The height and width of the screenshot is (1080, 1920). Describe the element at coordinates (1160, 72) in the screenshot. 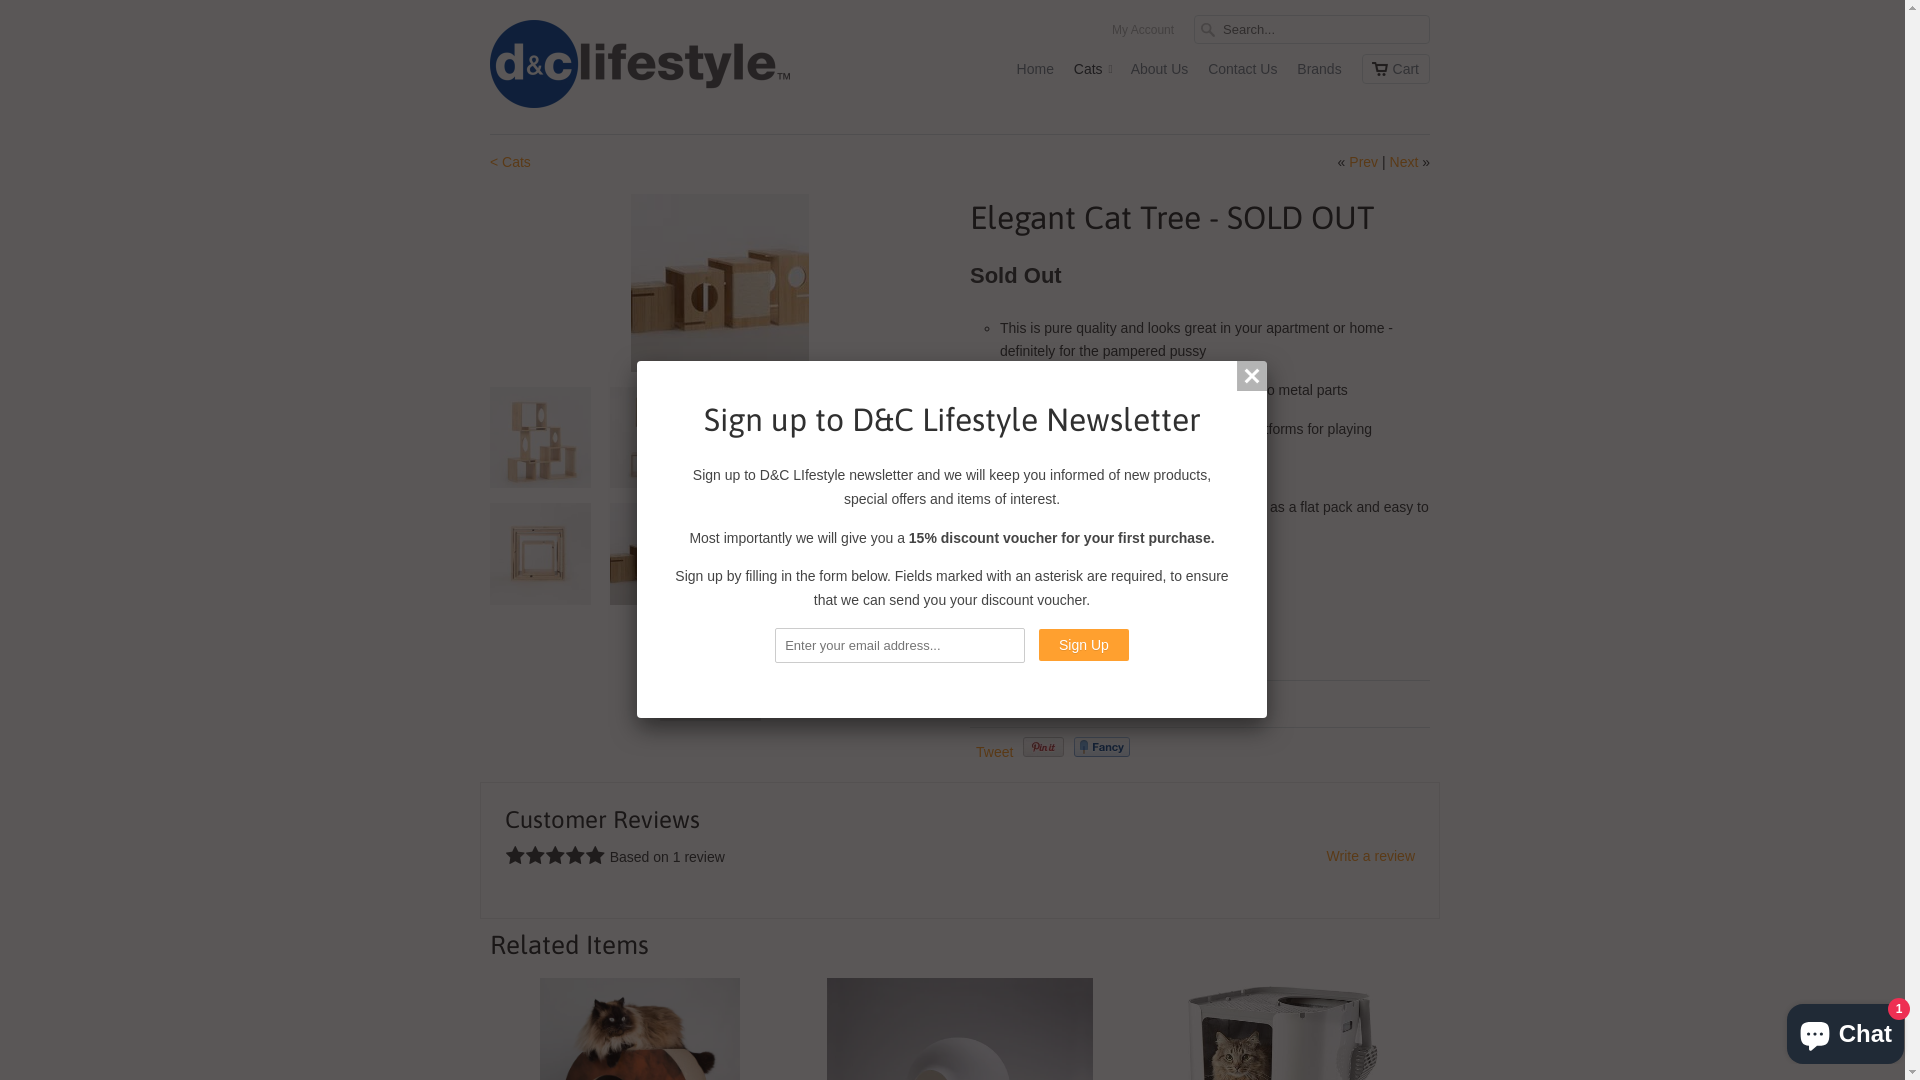

I see `'About Us'` at that location.